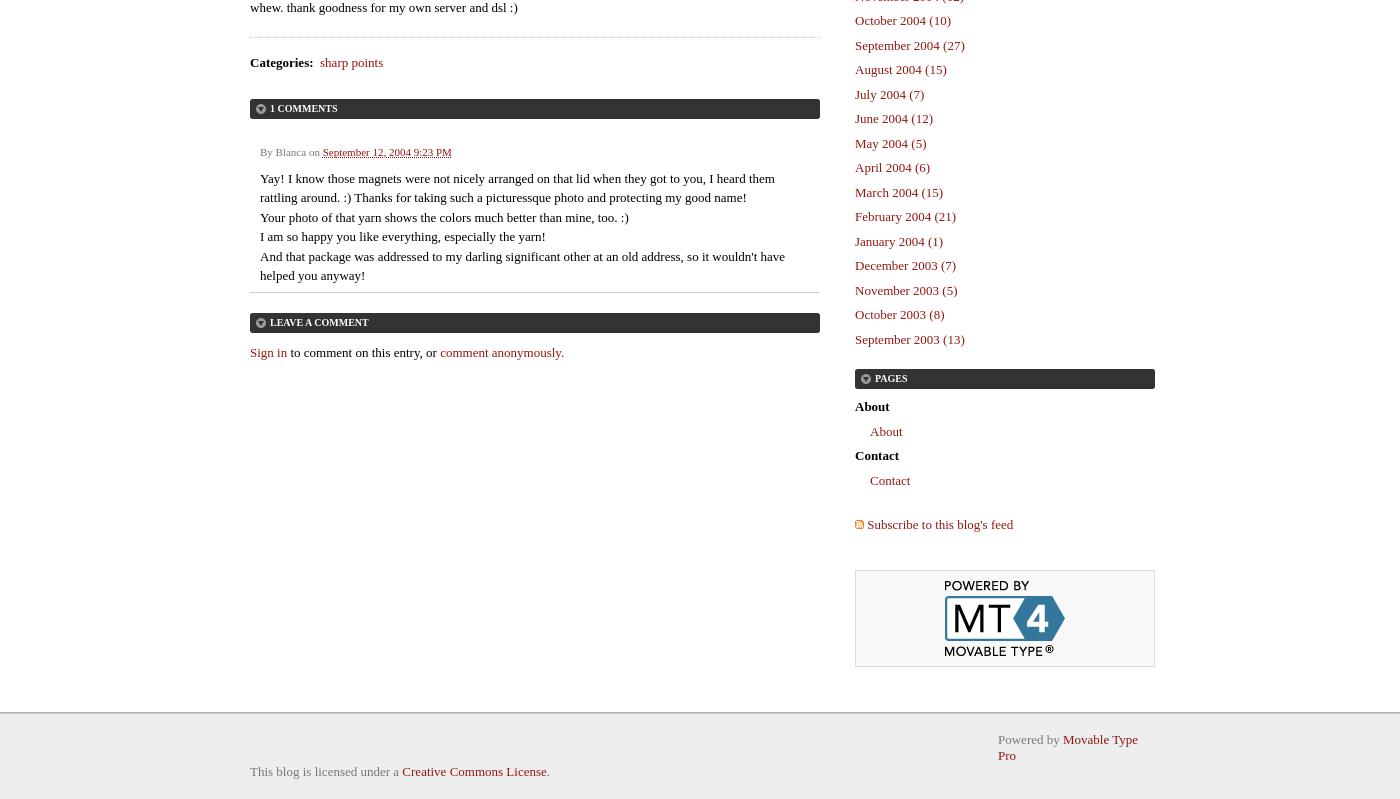 The height and width of the screenshot is (799, 1400). I want to click on 'April 2004 (6)', so click(892, 166).